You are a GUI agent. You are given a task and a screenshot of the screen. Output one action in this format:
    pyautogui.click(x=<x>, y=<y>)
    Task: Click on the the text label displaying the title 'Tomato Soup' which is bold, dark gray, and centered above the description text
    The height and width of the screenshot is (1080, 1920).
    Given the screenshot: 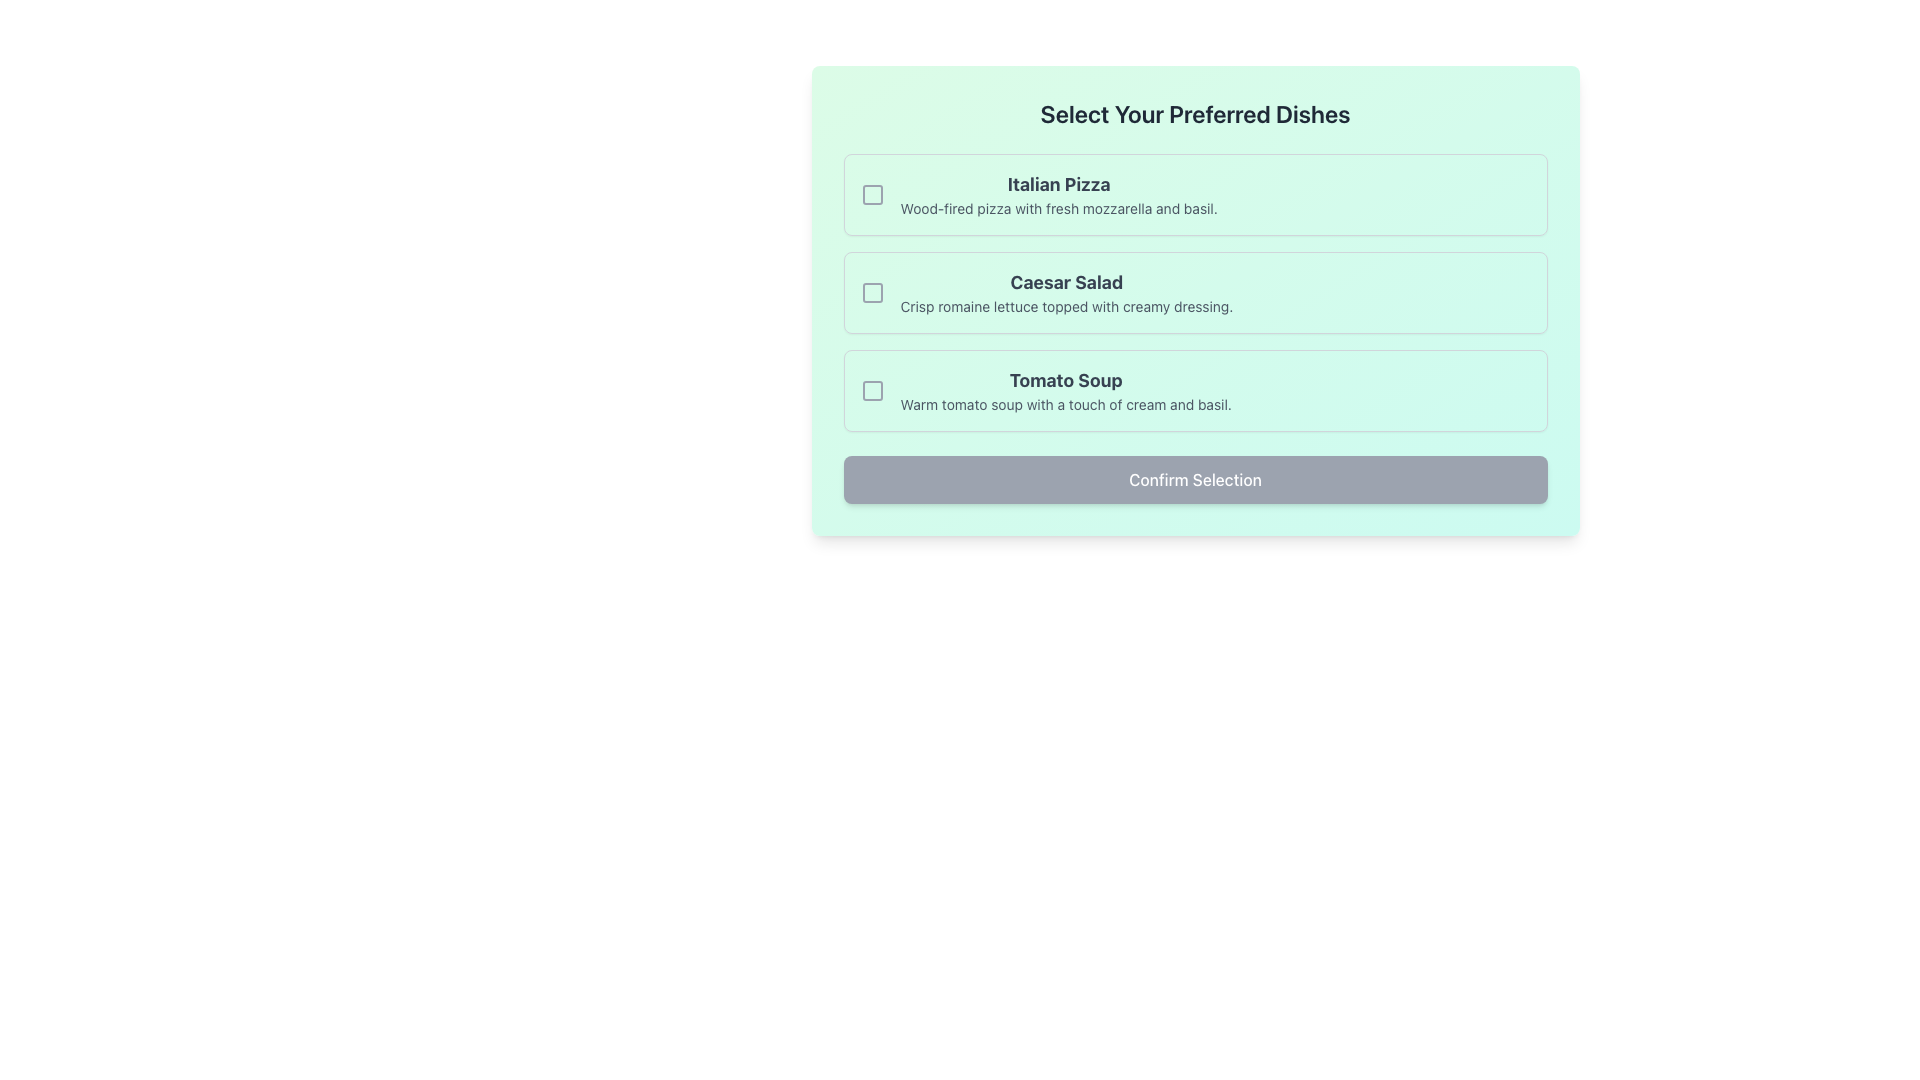 What is the action you would take?
    pyautogui.click(x=1065, y=381)
    